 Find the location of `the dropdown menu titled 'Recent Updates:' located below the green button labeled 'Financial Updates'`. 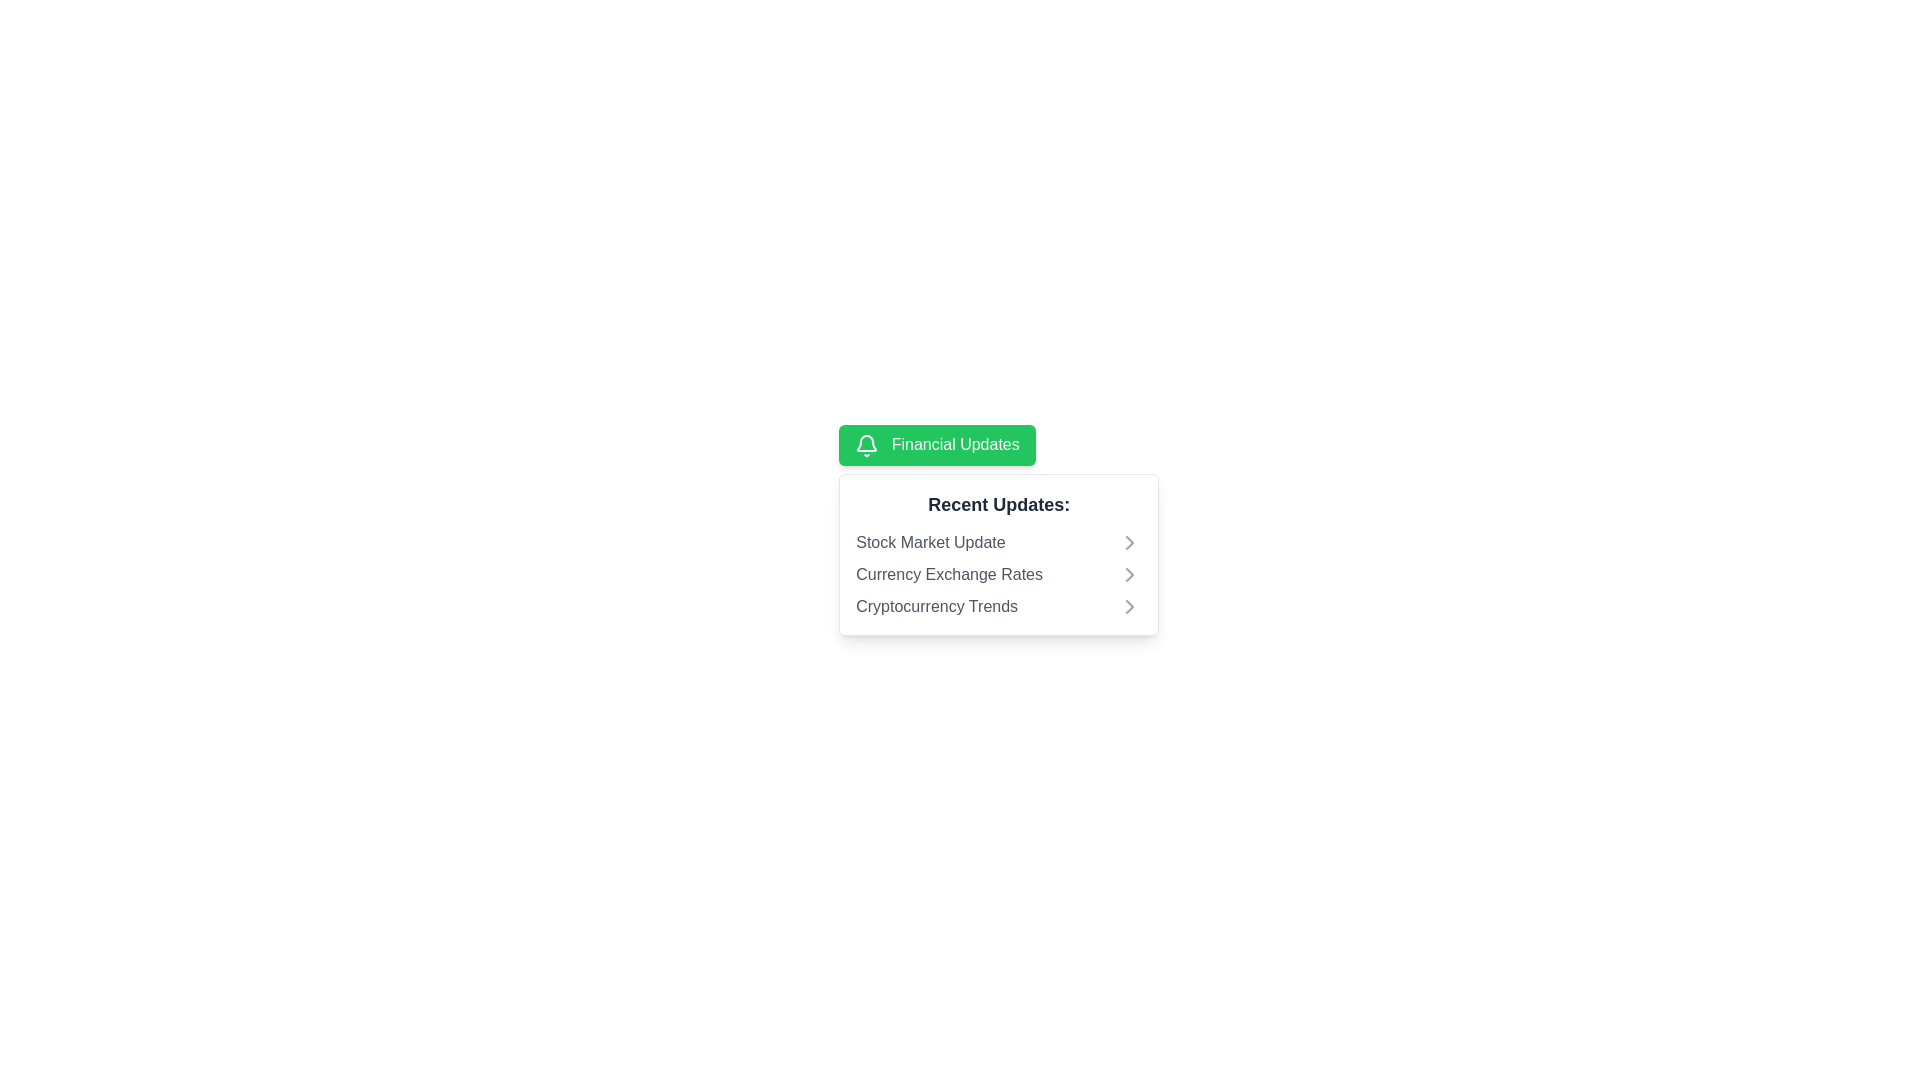

the dropdown menu titled 'Recent Updates:' located below the green button labeled 'Financial Updates' is located at coordinates (999, 554).